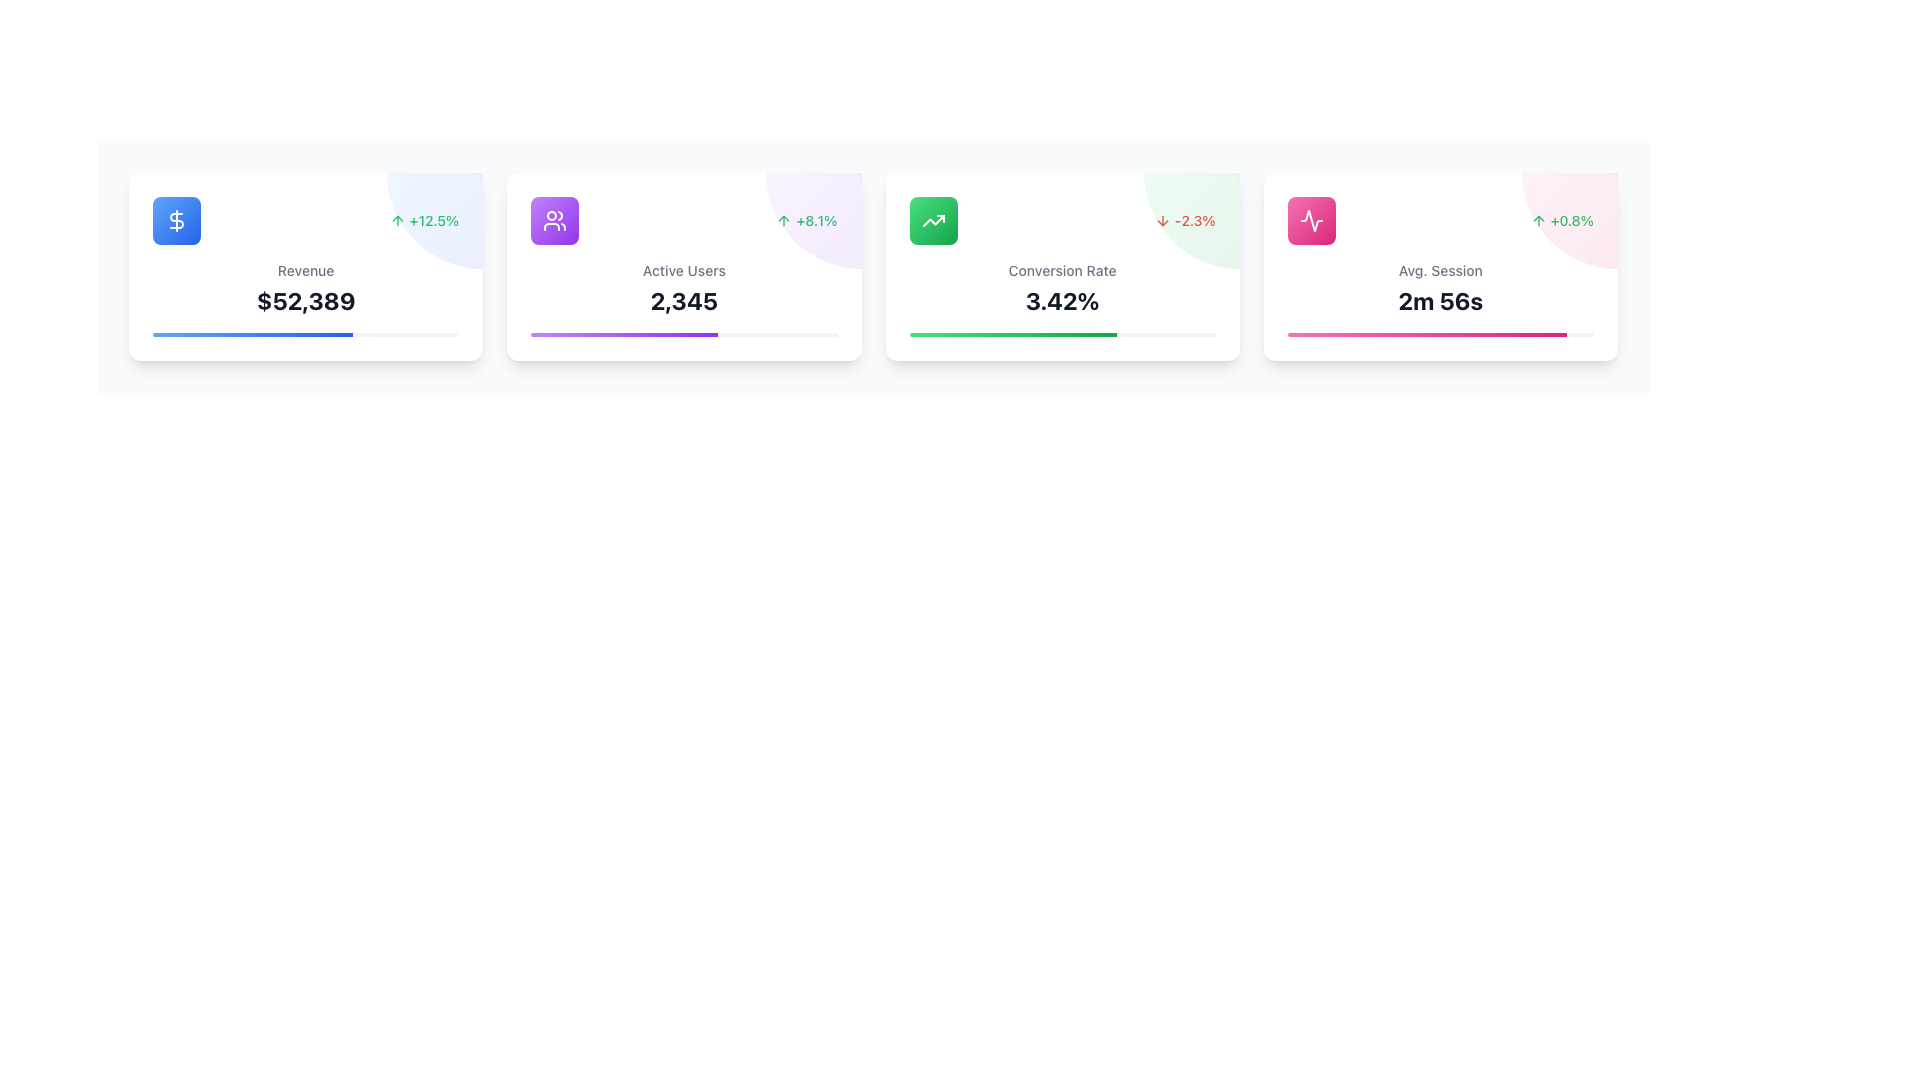  Describe the element at coordinates (684, 334) in the screenshot. I see `the progress bar located at the bottom of the 'Active Users' card, which visually represents percentage completion` at that location.